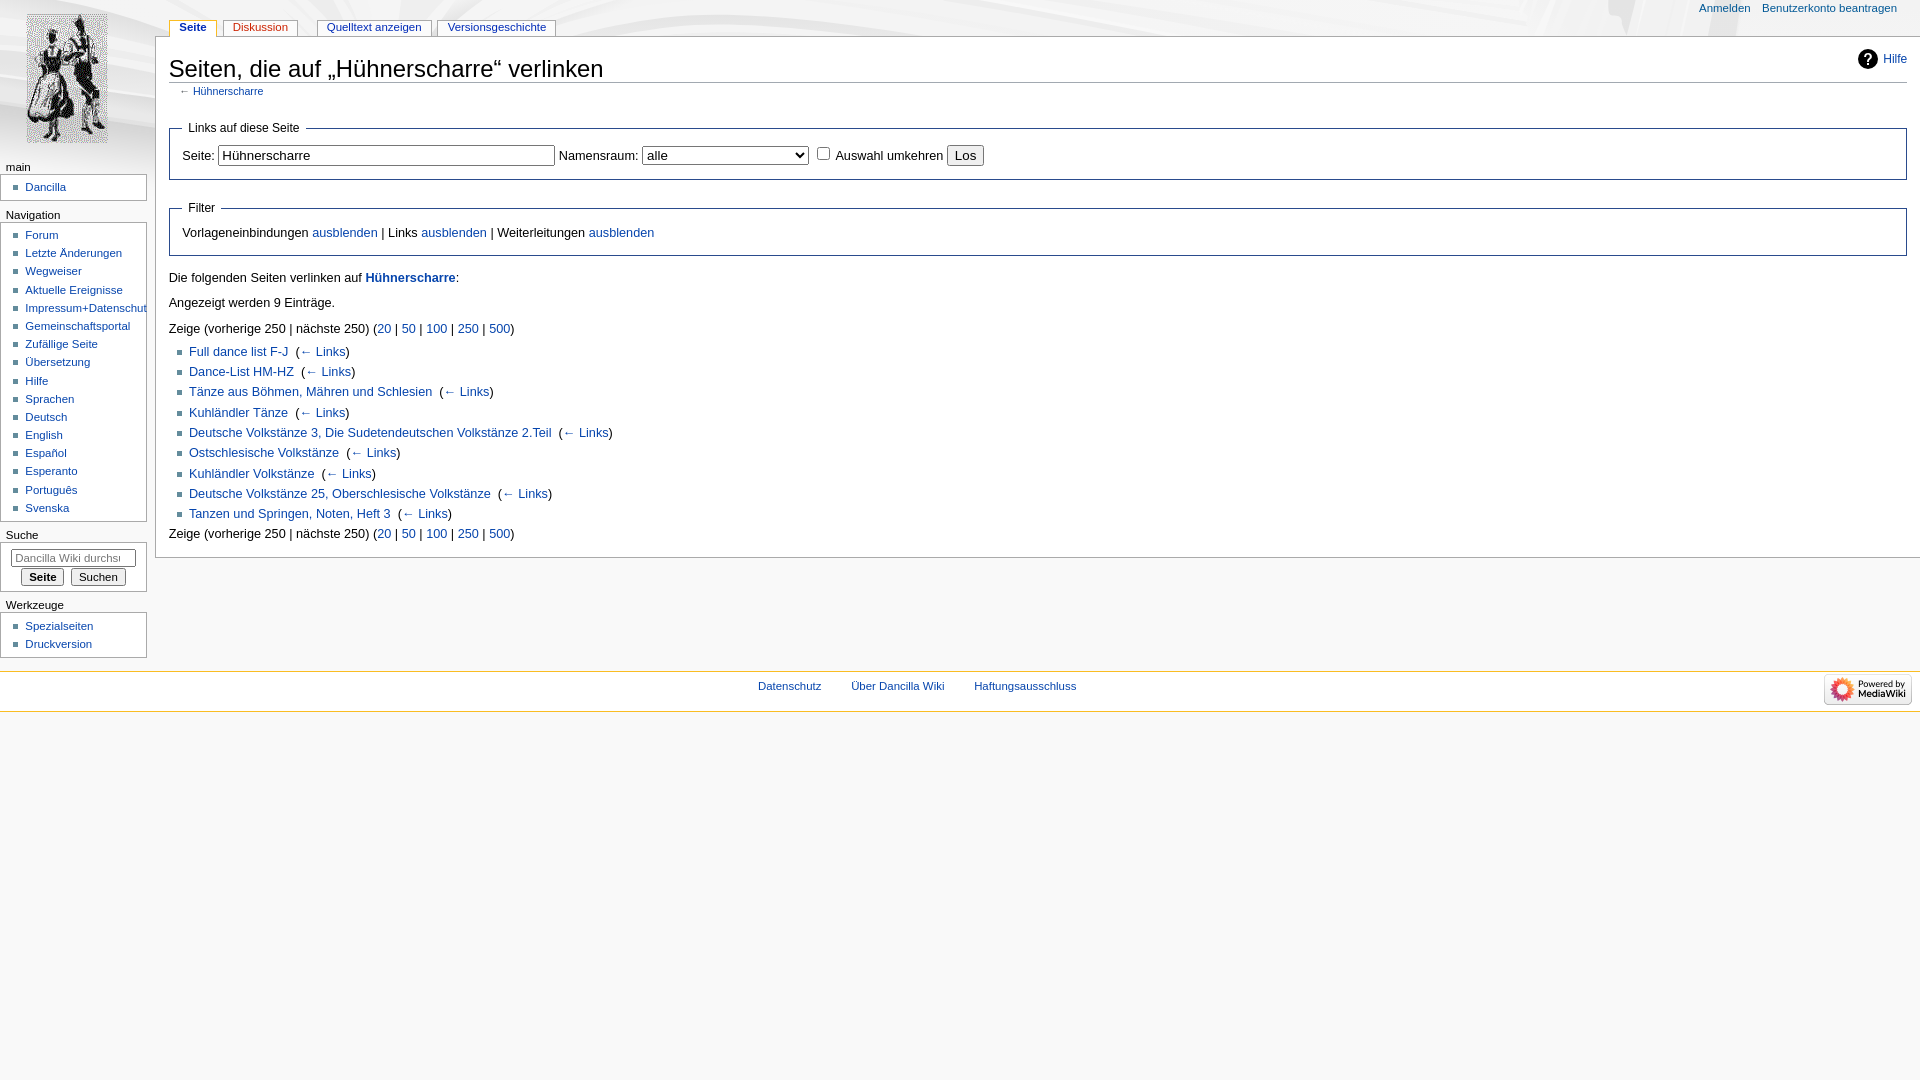 This screenshot has width=1920, height=1080. What do you see at coordinates (24, 308) in the screenshot?
I see `'Impressum+Datenschutz'` at bounding box center [24, 308].